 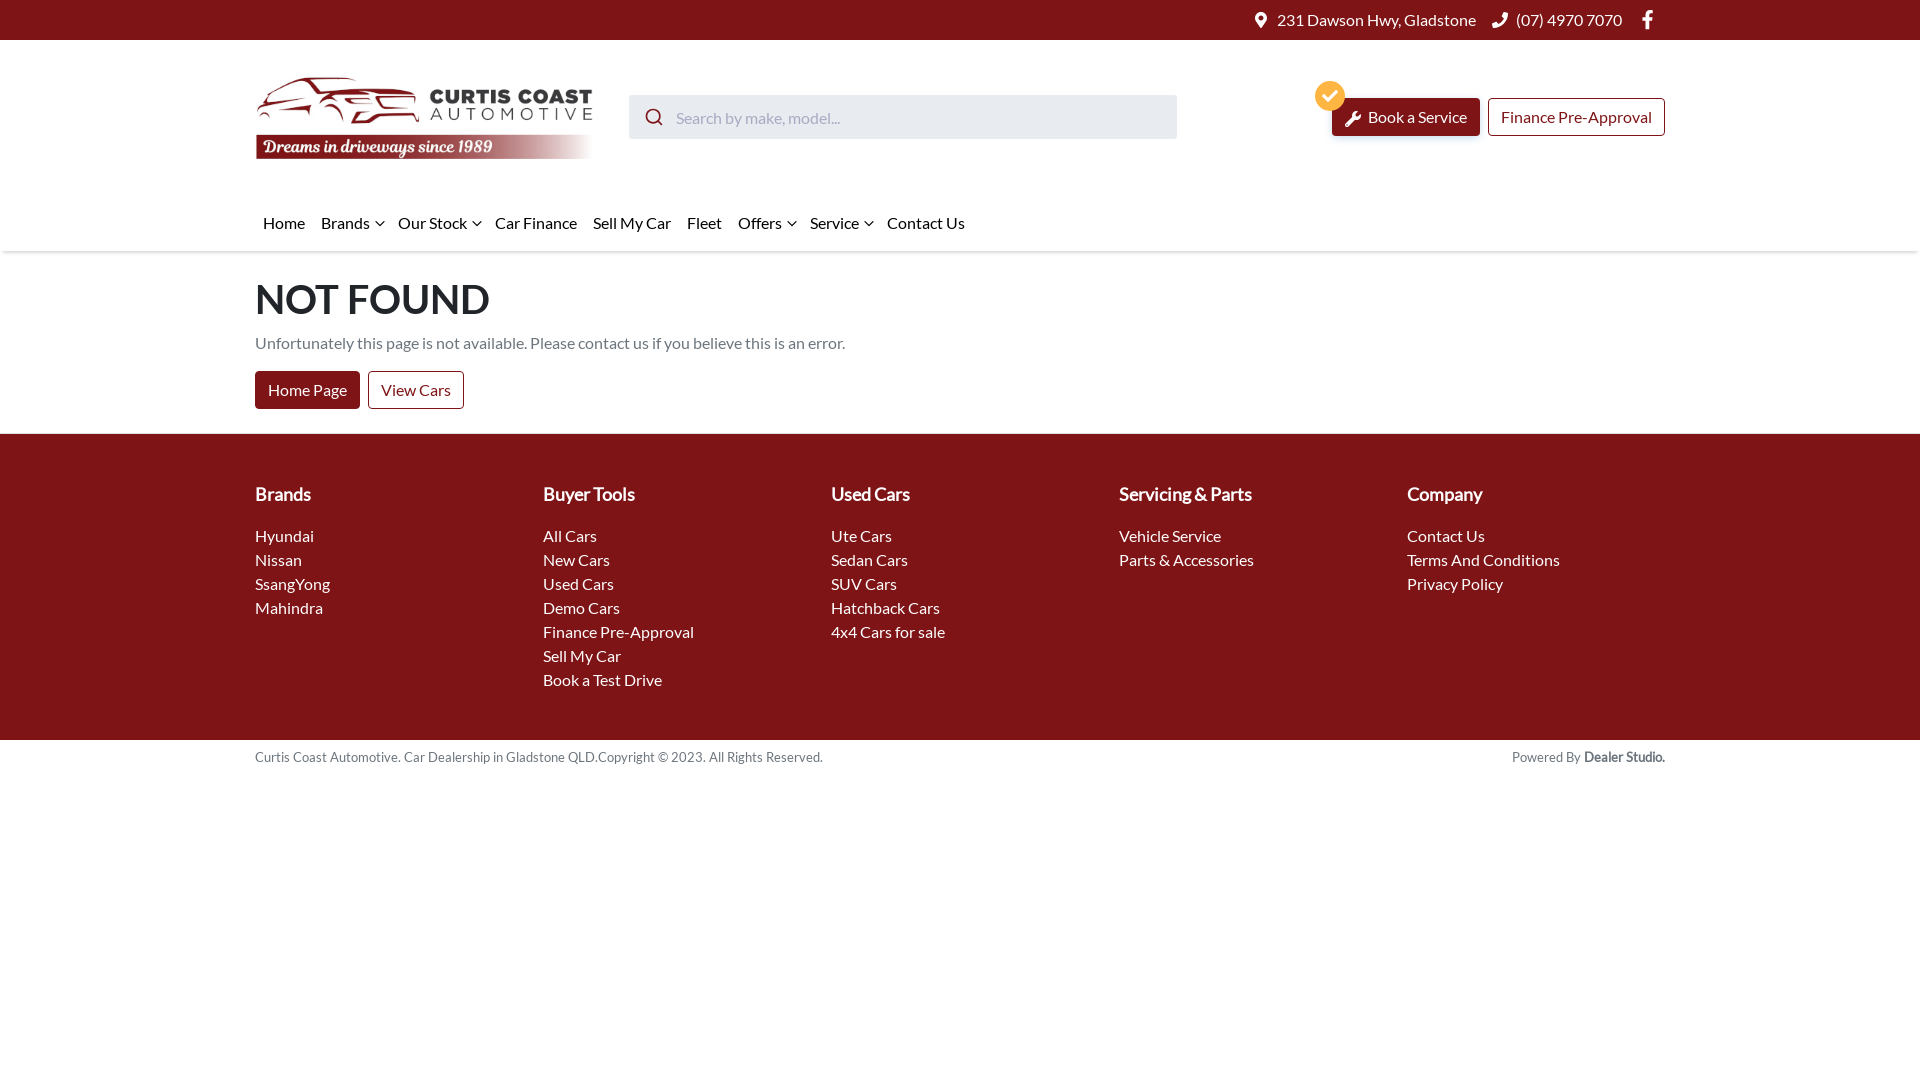 What do you see at coordinates (1375, 19) in the screenshot?
I see `'231 Dawson Hwy, Gladstone'` at bounding box center [1375, 19].